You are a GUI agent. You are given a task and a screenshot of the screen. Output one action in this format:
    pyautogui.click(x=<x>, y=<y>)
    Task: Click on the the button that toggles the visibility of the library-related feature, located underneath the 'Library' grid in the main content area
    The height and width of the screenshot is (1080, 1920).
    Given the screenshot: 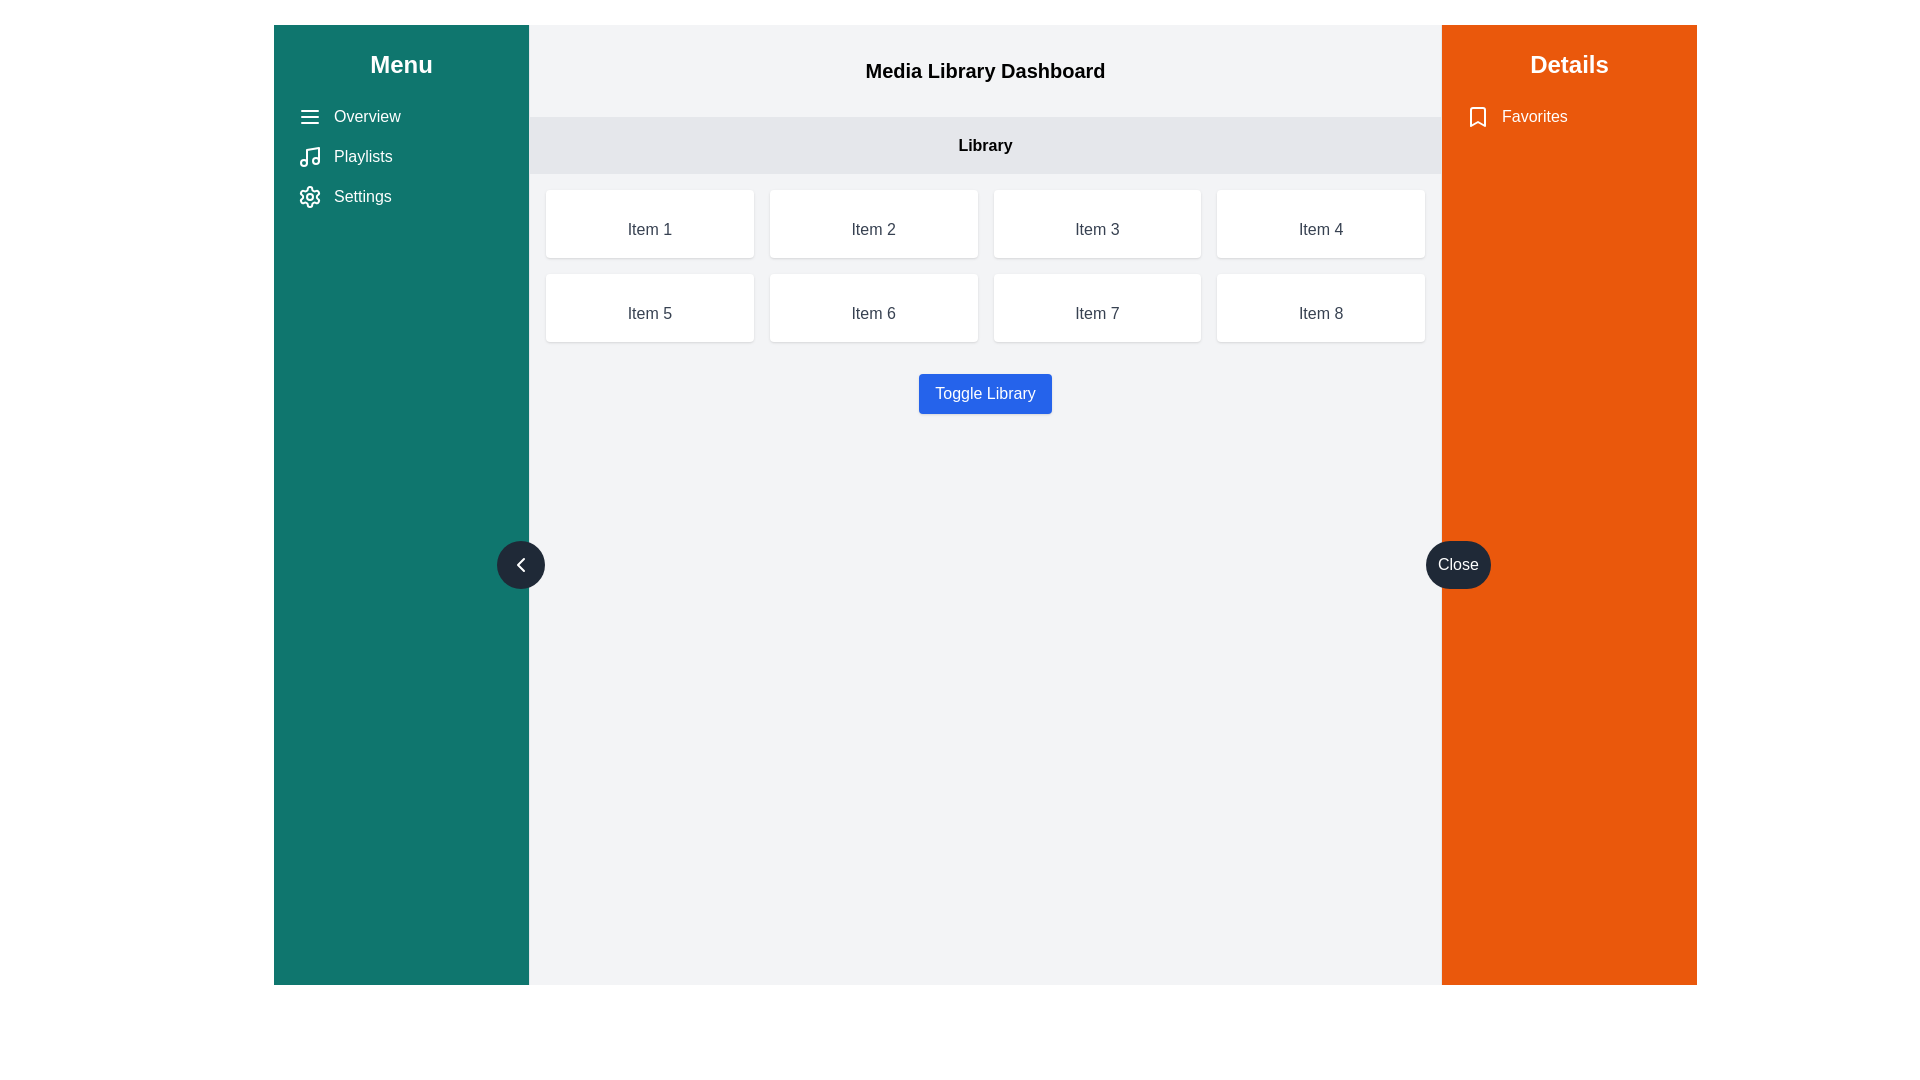 What is the action you would take?
    pyautogui.click(x=985, y=393)
    